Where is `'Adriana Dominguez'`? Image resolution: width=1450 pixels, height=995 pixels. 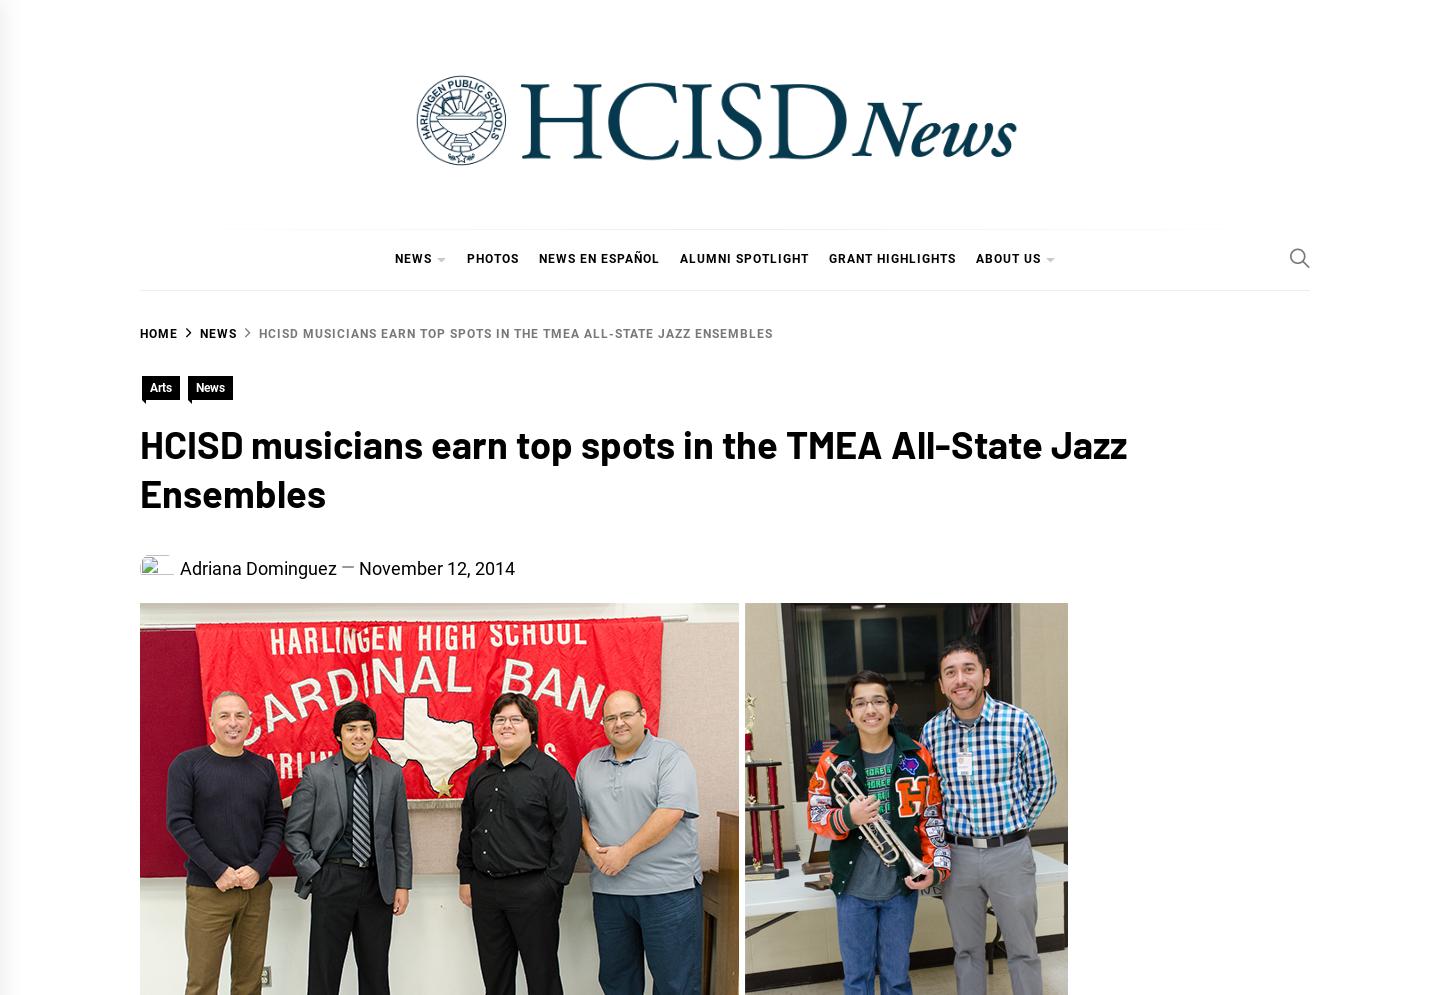
'Adriana Dominguez' is located at coordinates (178, 567).